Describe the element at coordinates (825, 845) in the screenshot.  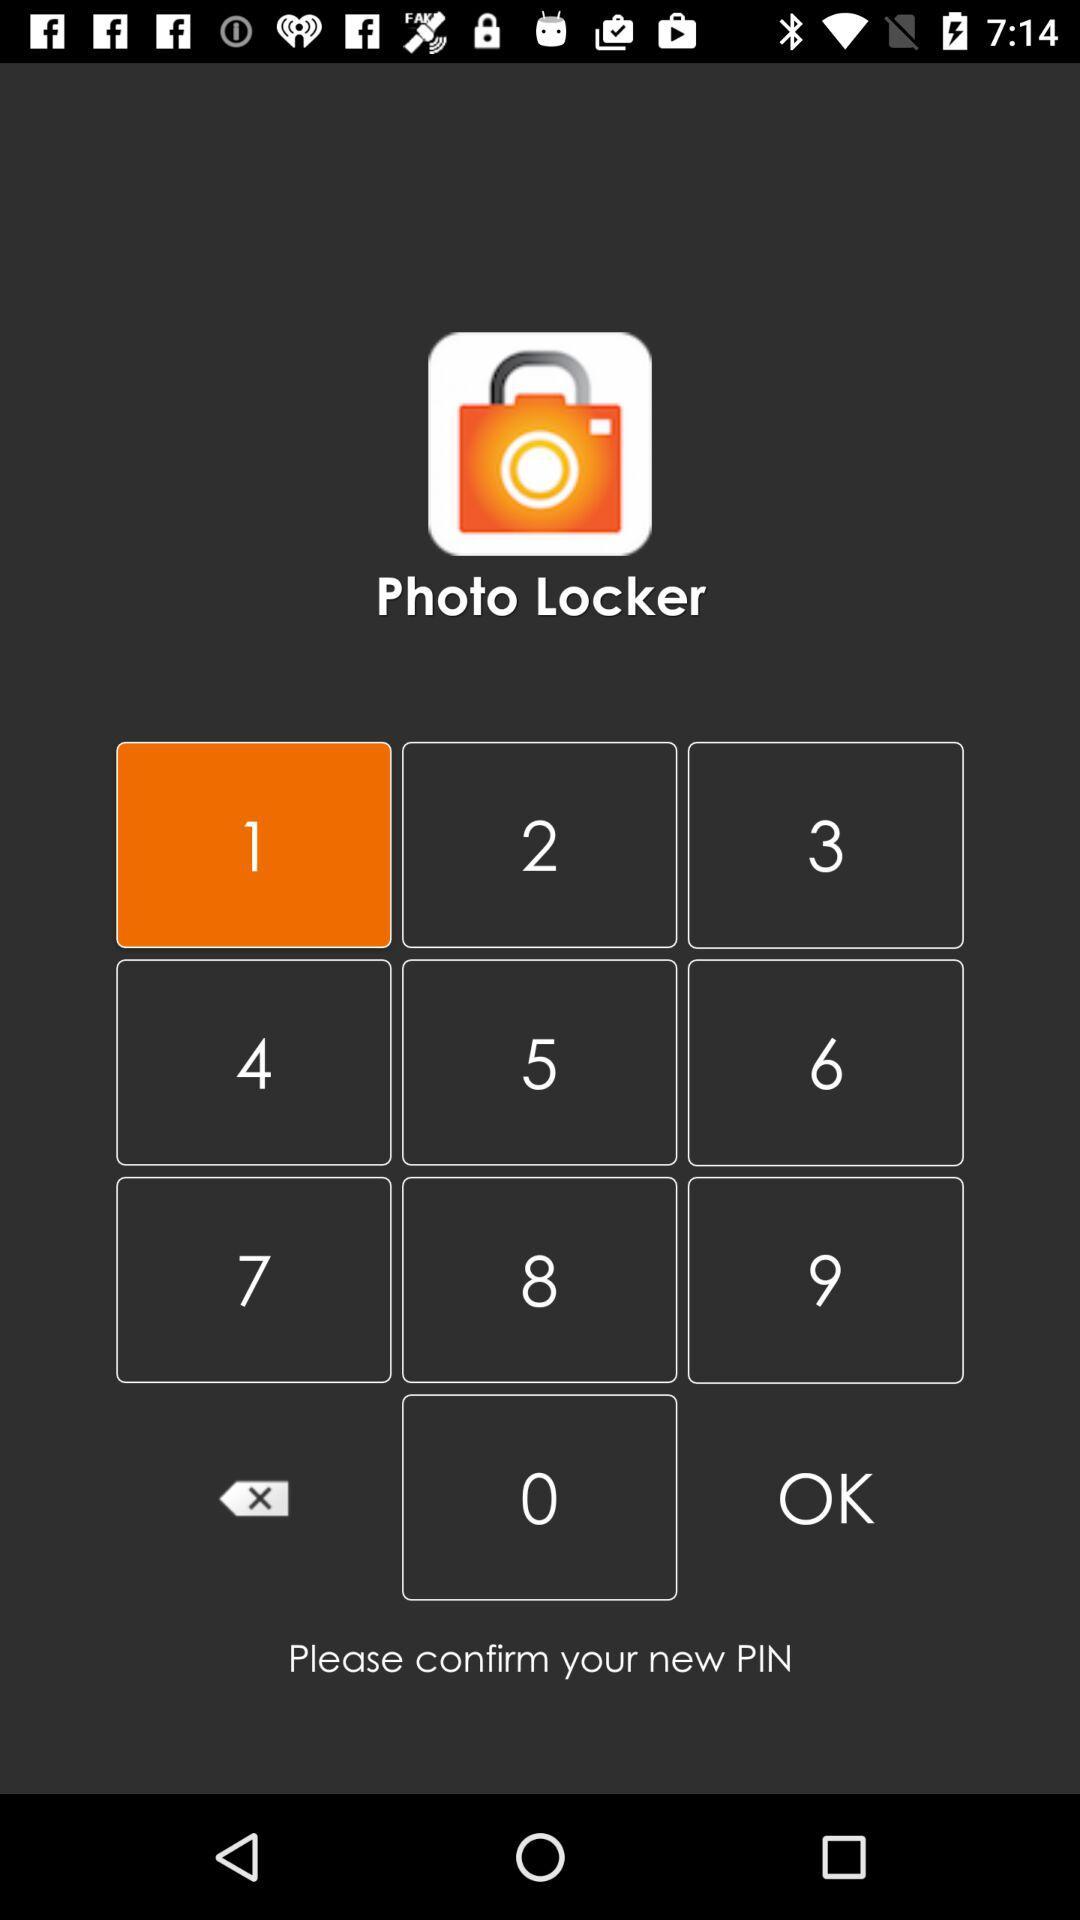
I see `the item above 5 item` at that location.